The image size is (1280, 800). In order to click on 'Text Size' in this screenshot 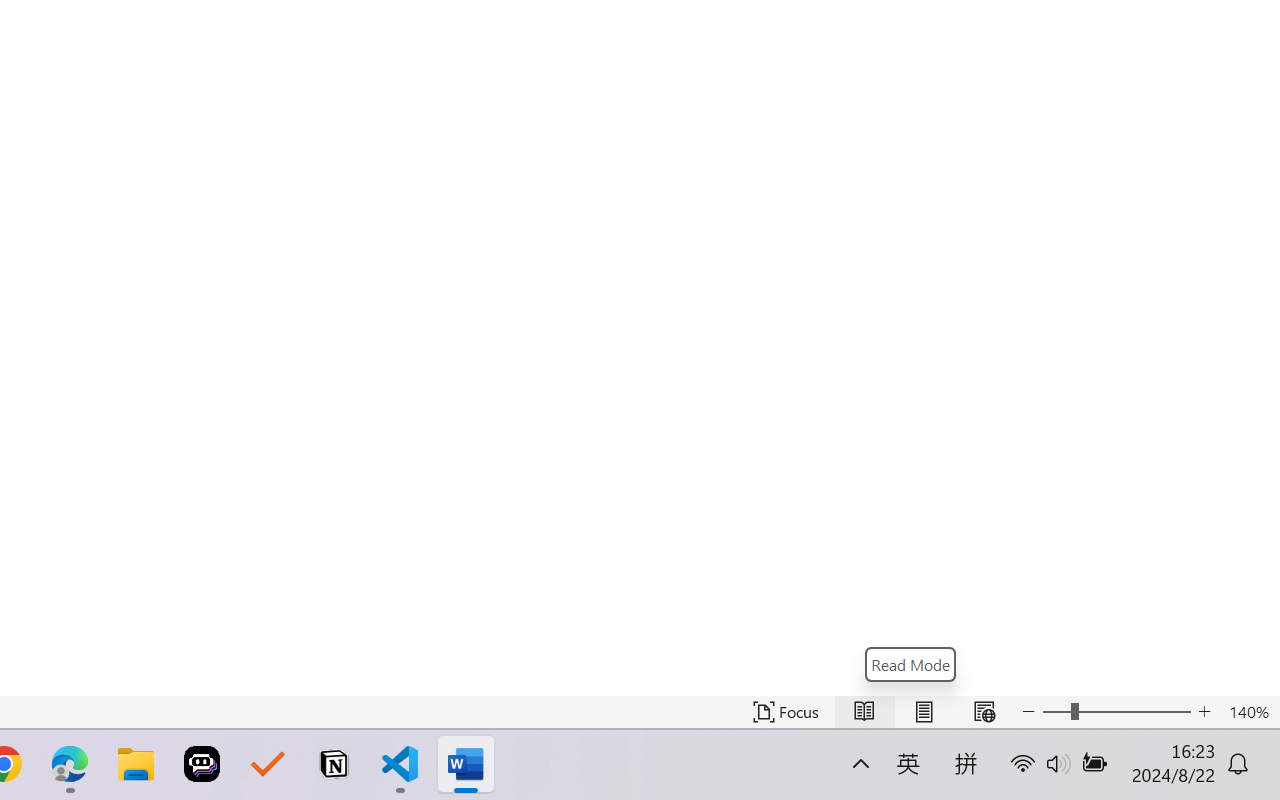, I will do `click(1115, 711)`.